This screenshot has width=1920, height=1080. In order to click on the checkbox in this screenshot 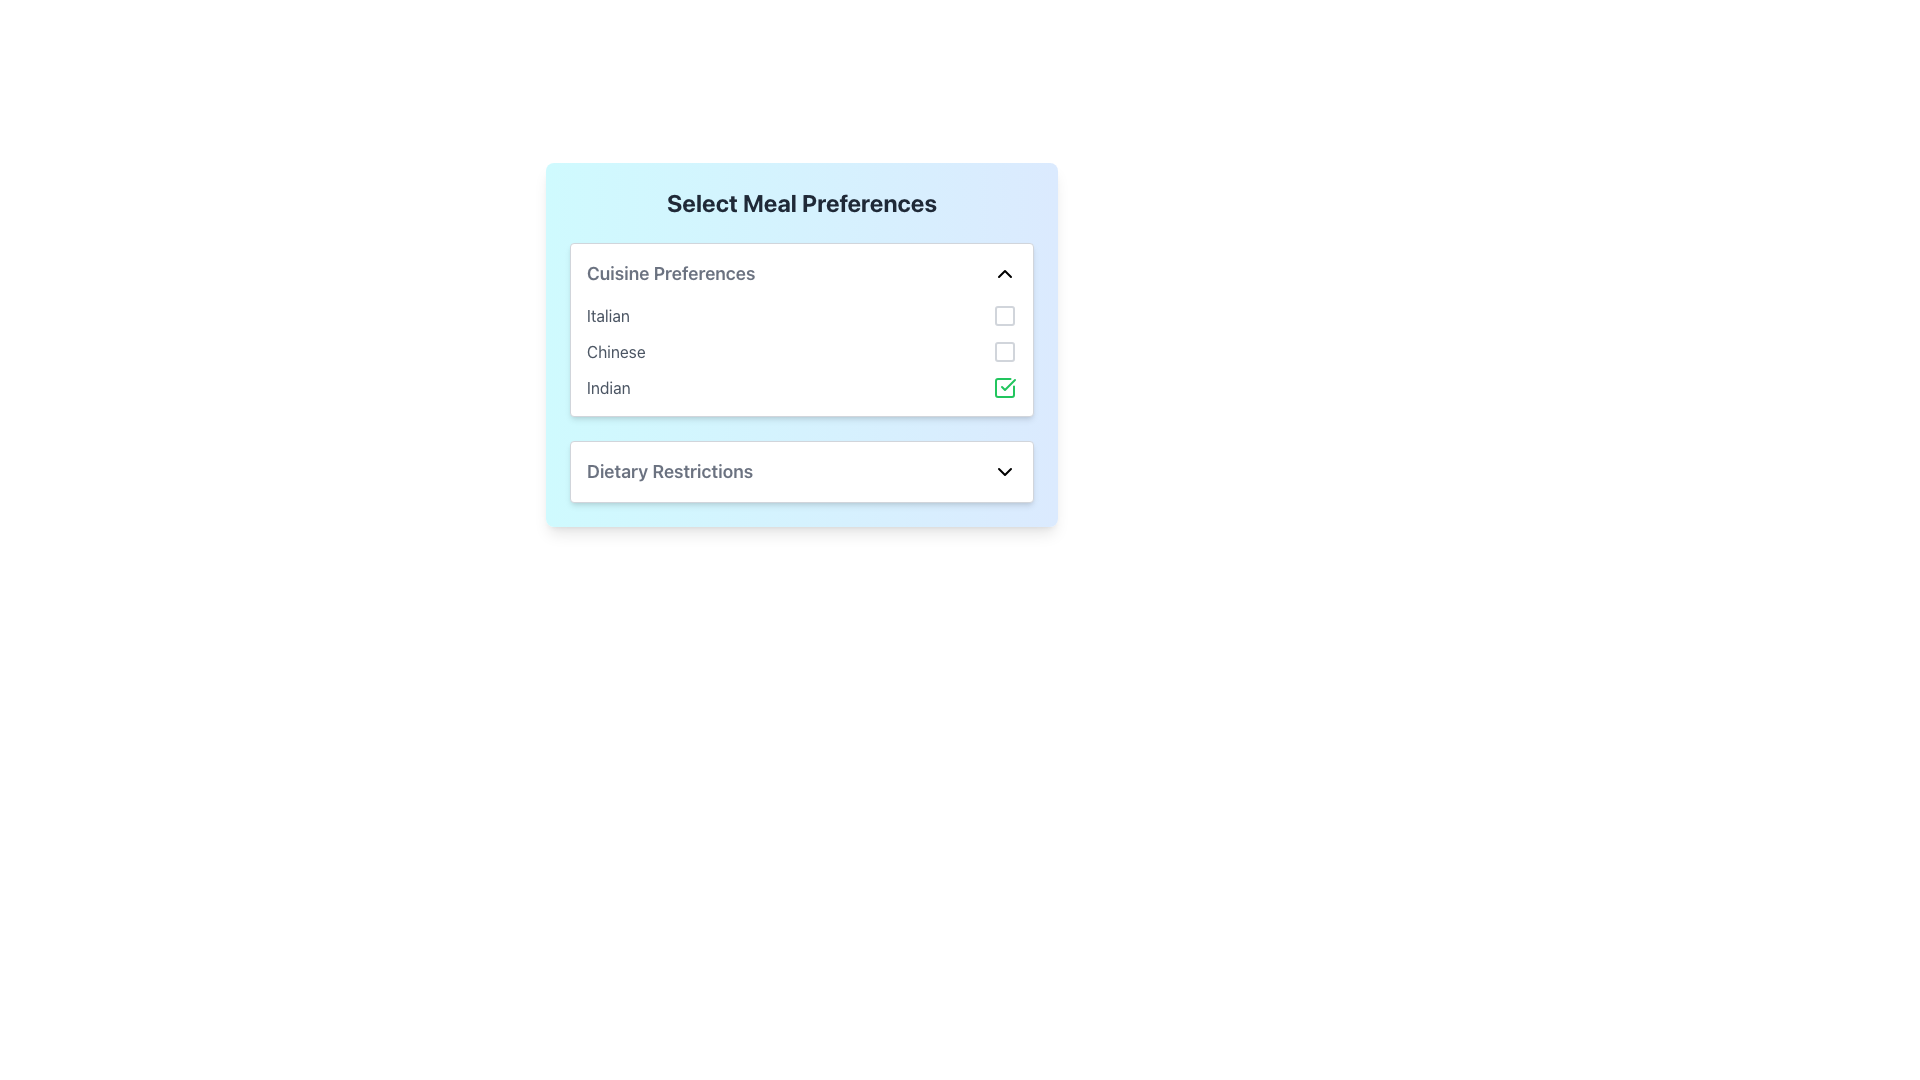, I will do `click(1004, 350)`.